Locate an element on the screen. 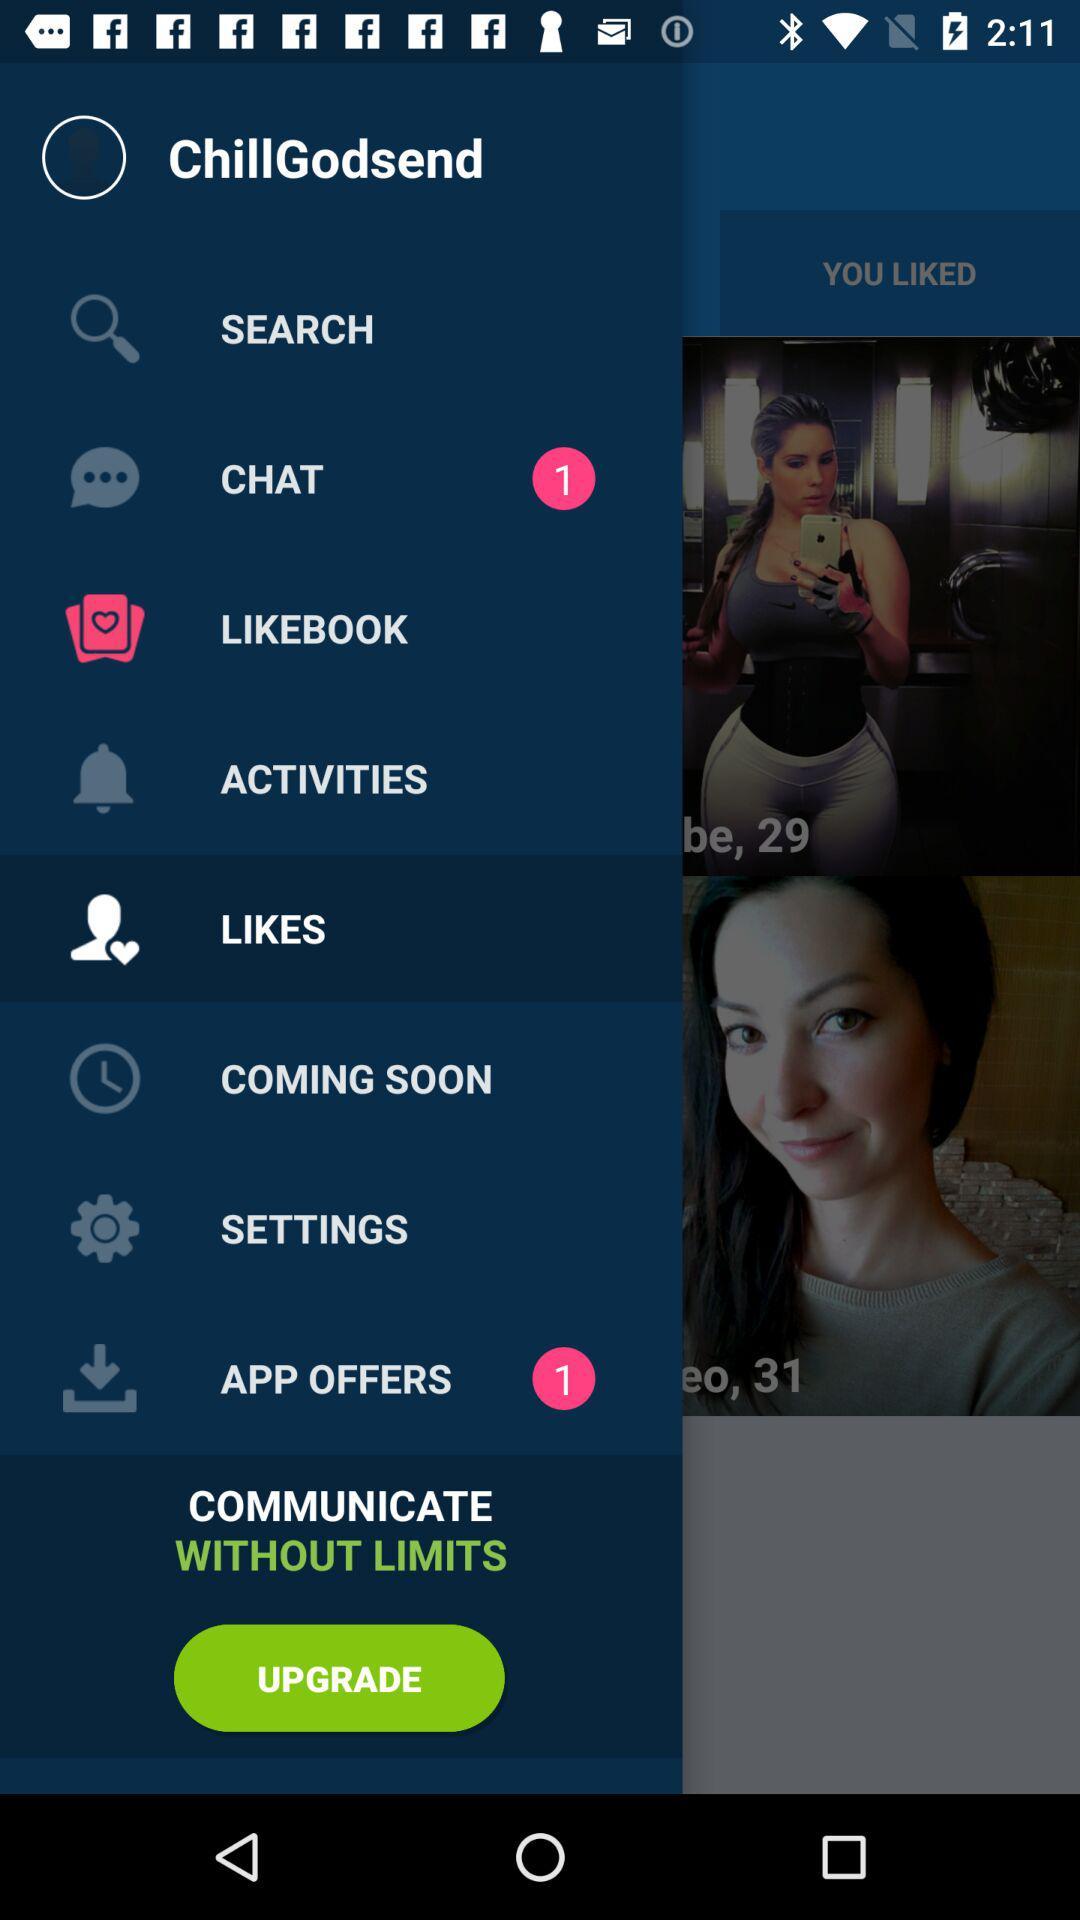  the chat icon is located at coordinates (104, 478).